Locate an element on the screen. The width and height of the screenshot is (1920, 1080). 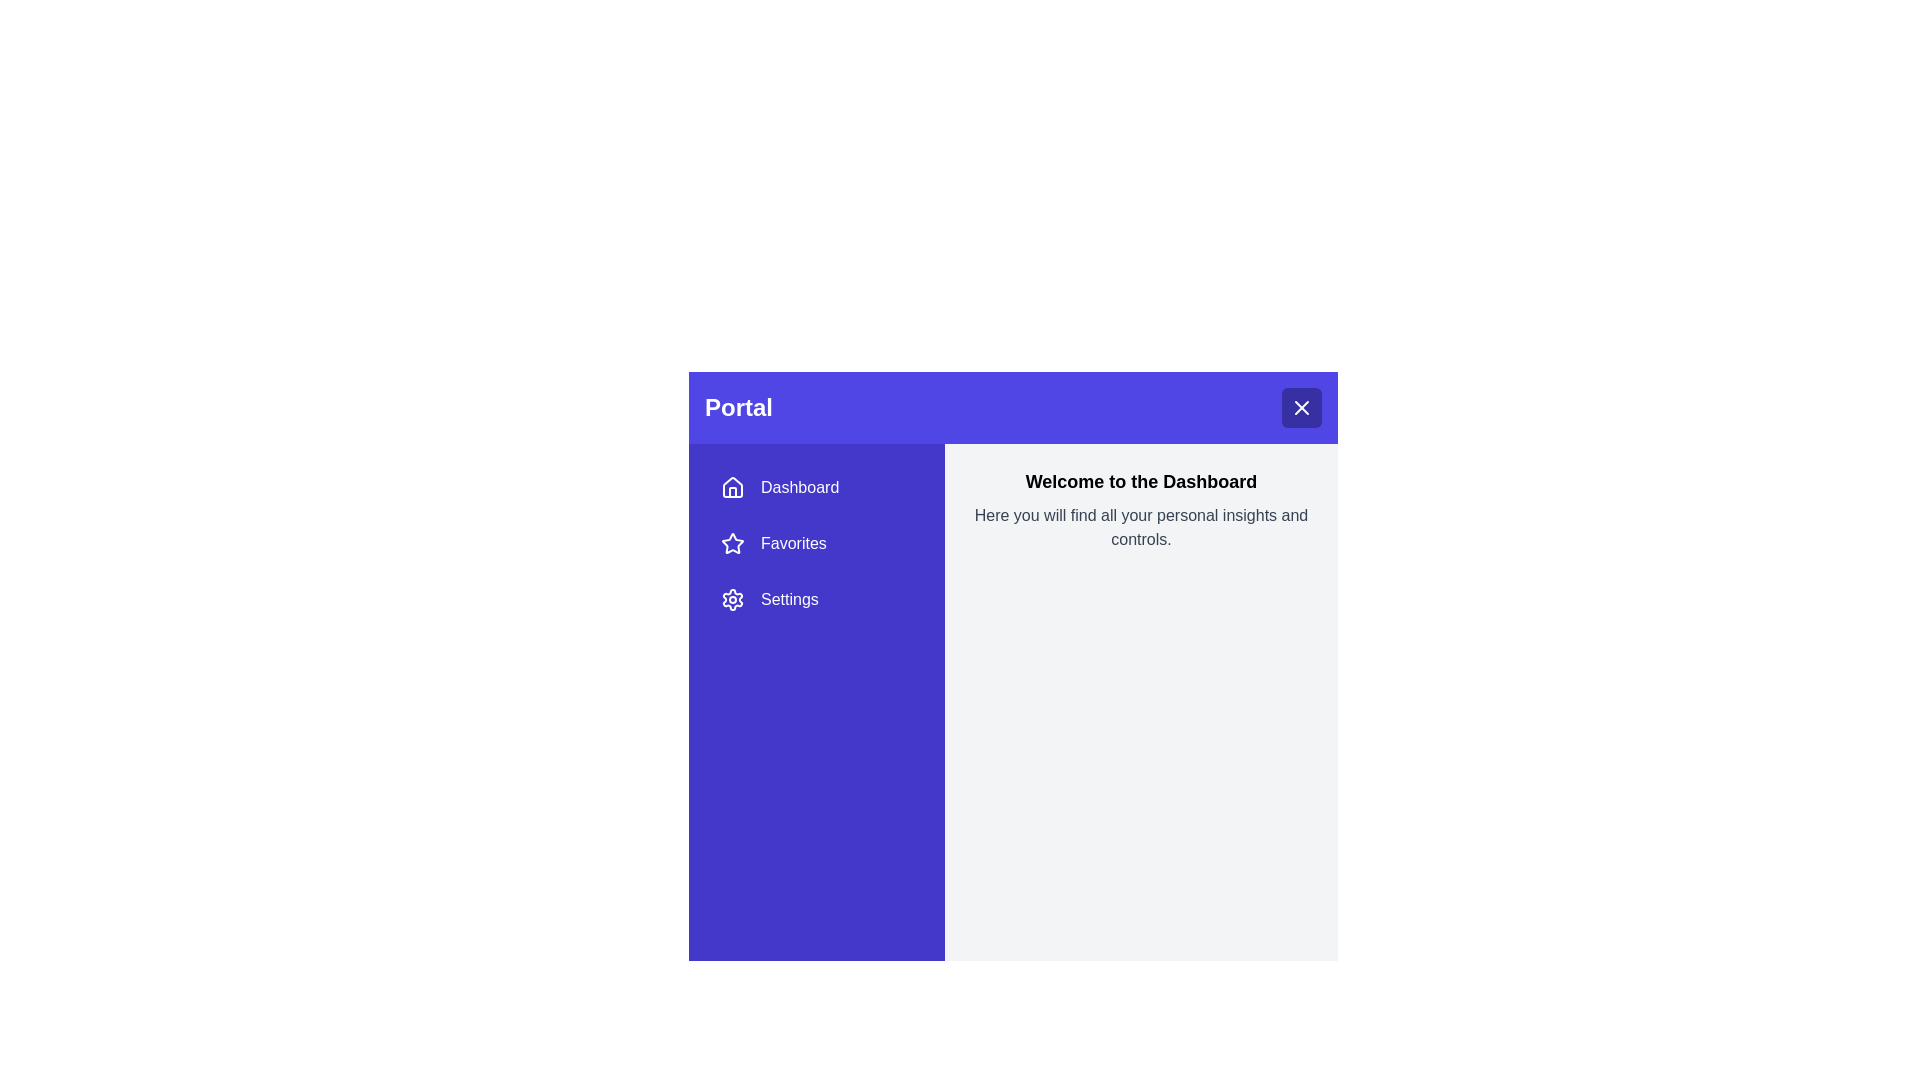
the 'Settings' menu option, which is the third item in the vertical list of menu options in the sidebar is located at coordinates (816, 599).